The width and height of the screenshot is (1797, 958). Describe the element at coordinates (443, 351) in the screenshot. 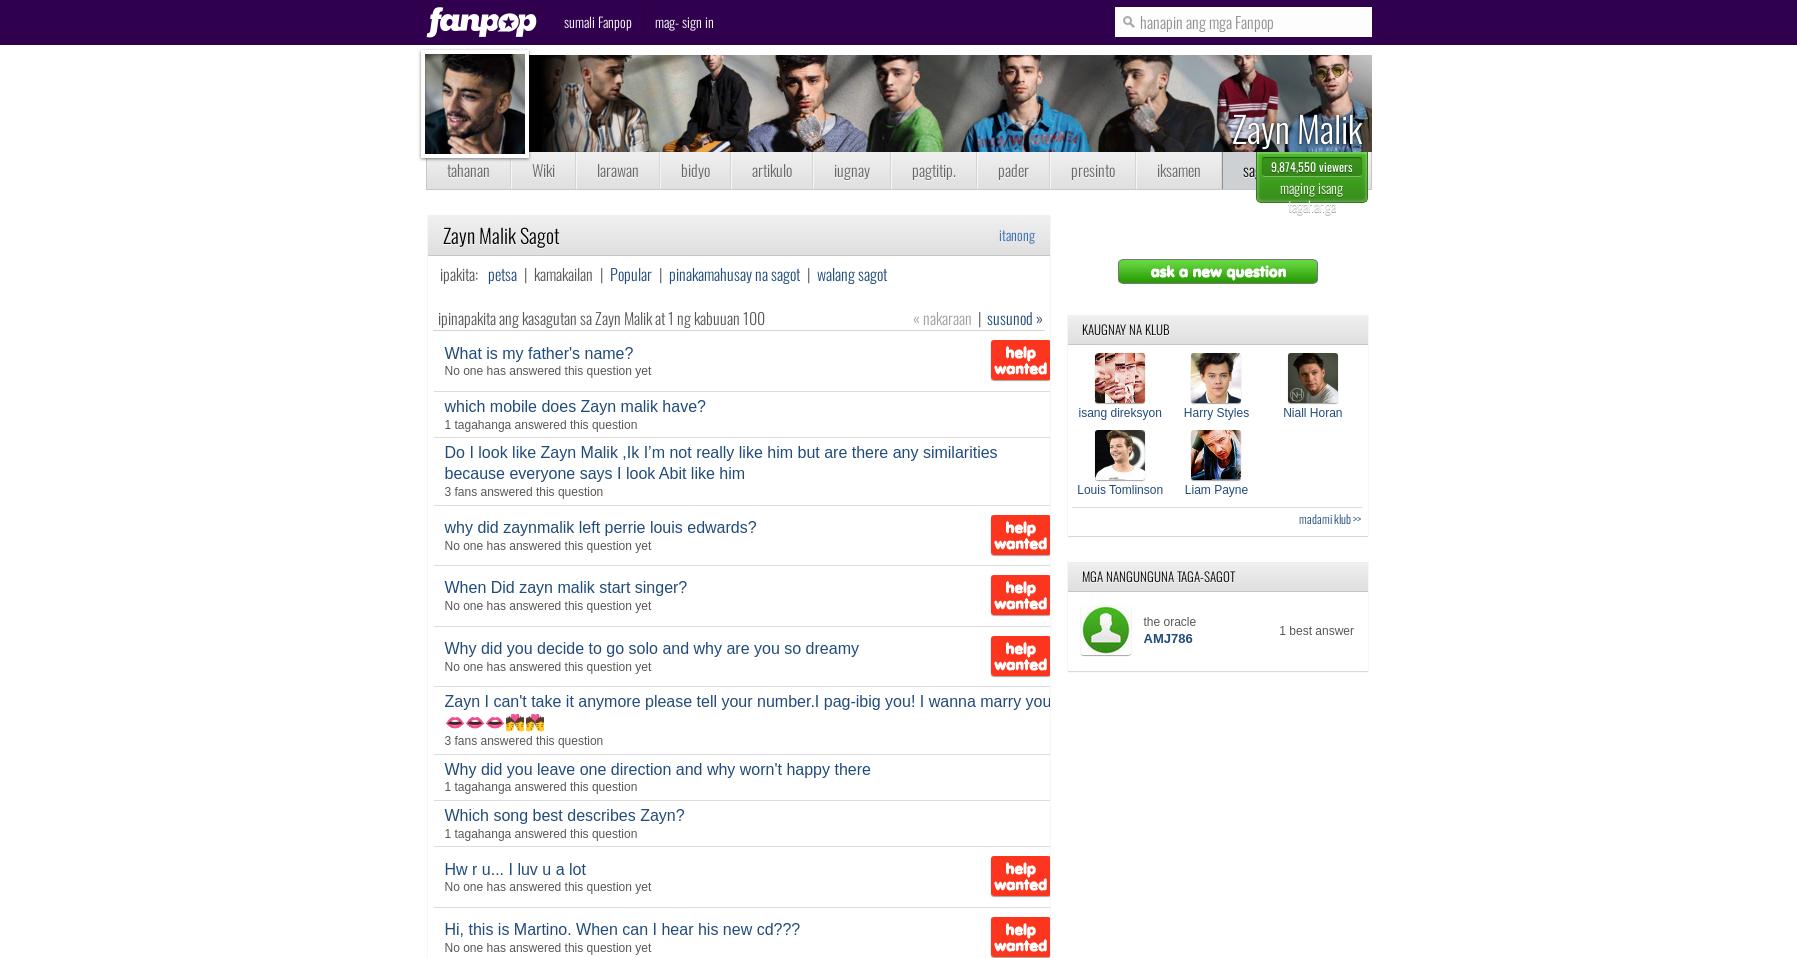

I see `'What is my father's name?'` at that location.